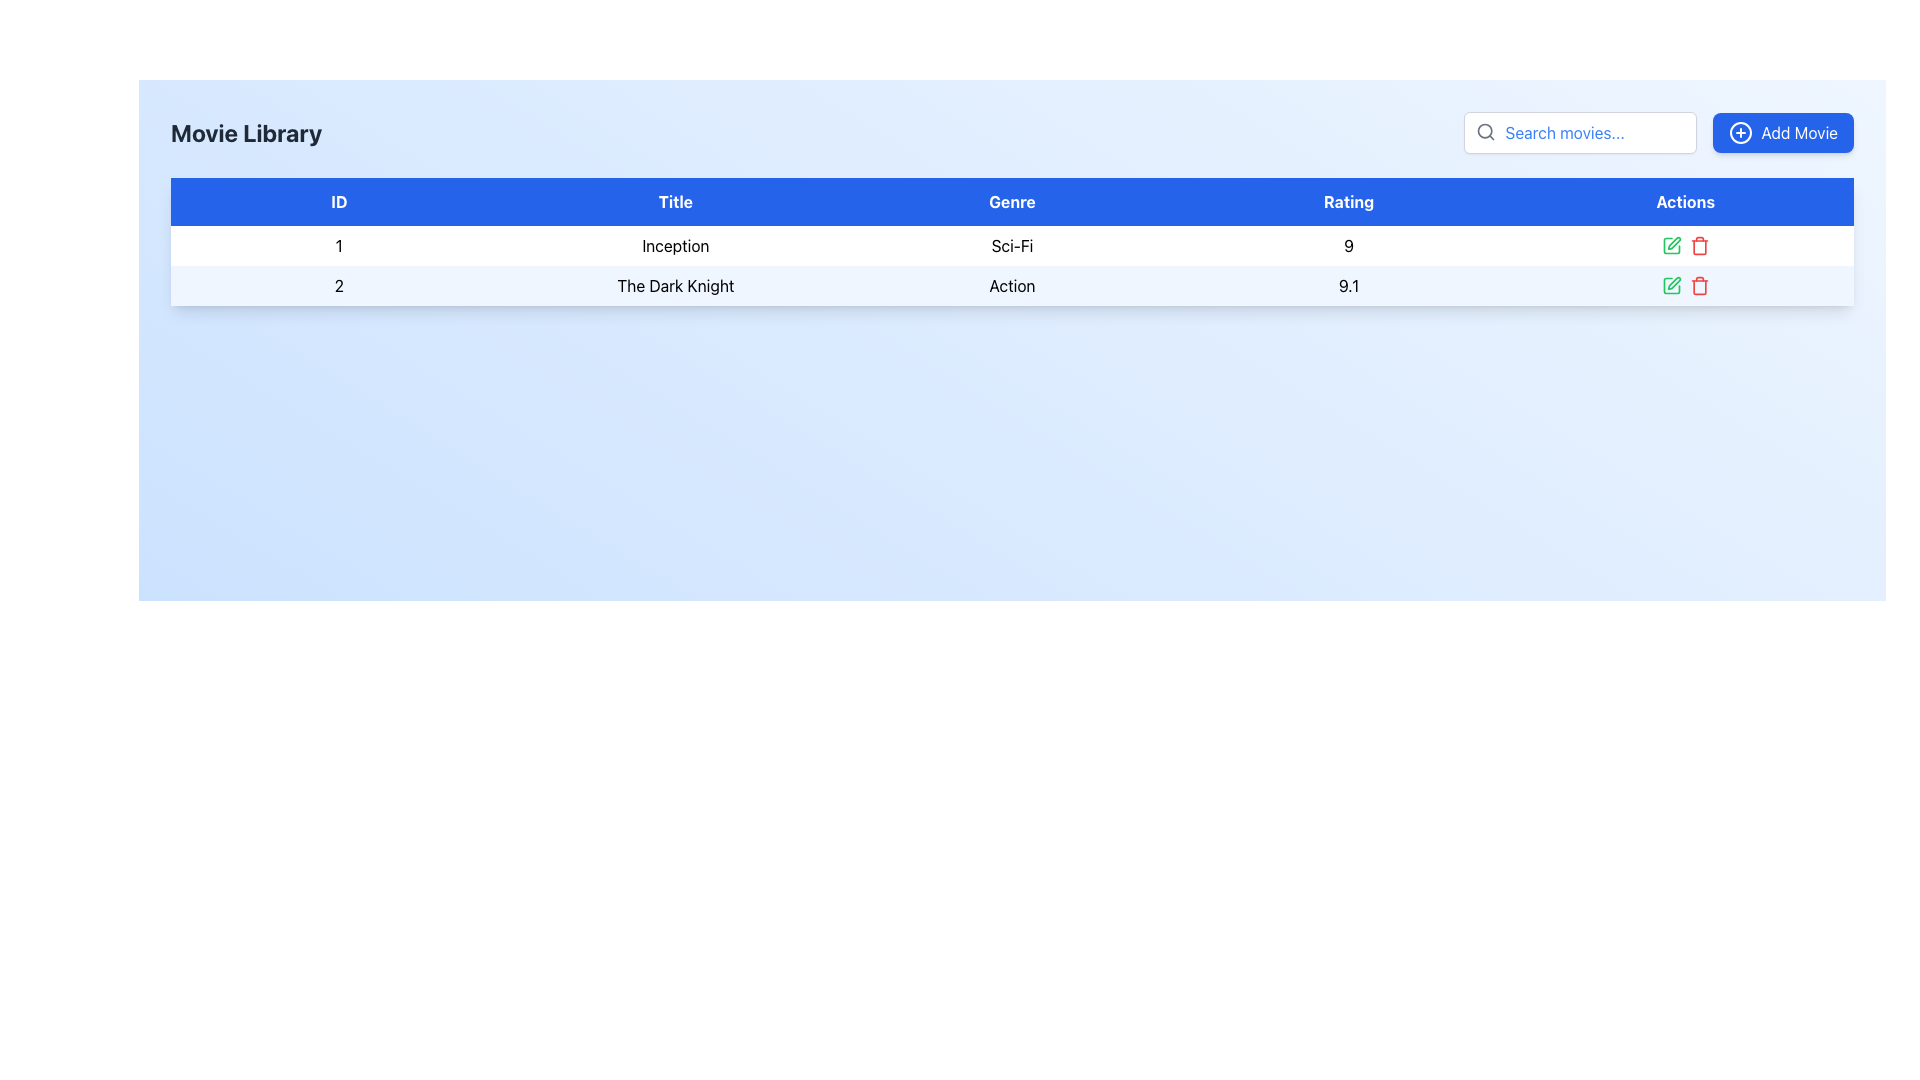 The width and height of the screenshot is (1920, 1080). I want to click on the red-colored trash icon in the 'Actions' column of the second row under the 'Movie Library' section, so click(1698, 245).